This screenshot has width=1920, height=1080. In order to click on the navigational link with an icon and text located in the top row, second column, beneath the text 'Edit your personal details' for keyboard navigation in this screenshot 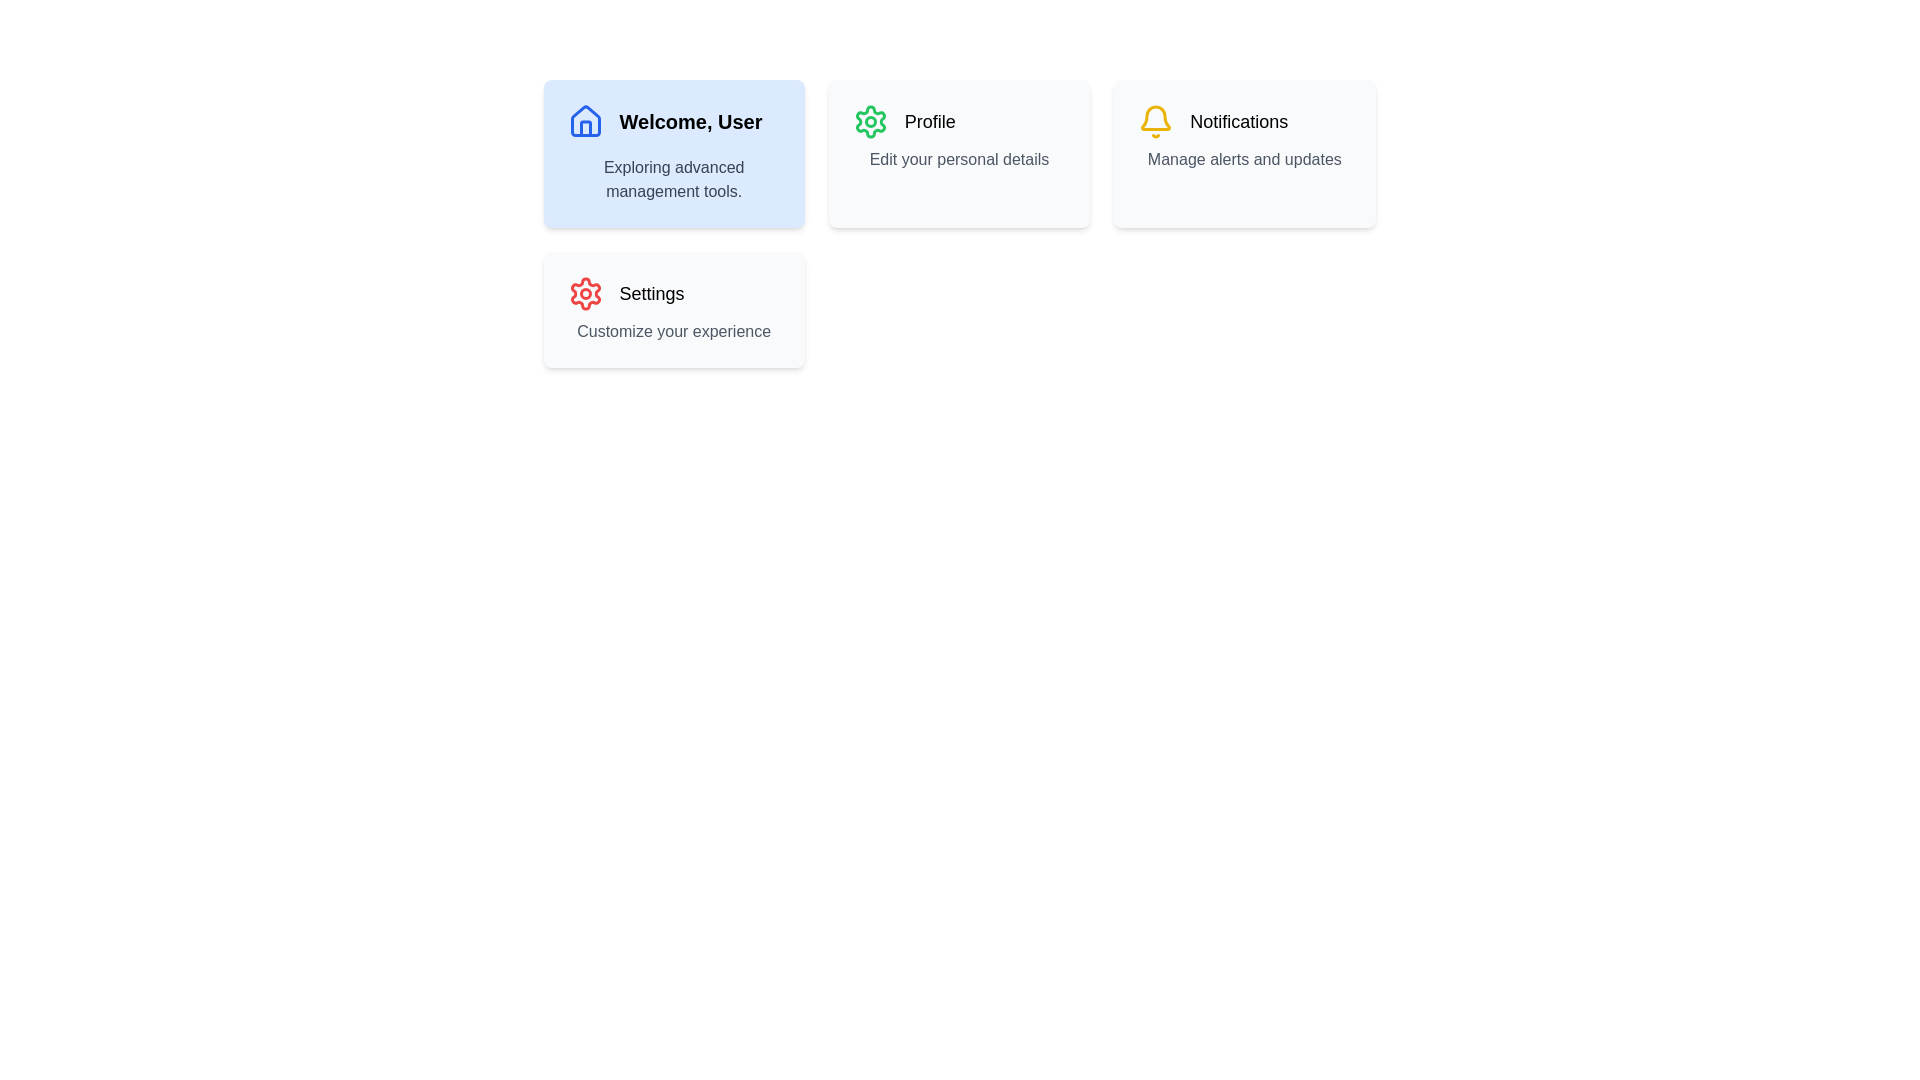, I will do `click(958, 122)`.